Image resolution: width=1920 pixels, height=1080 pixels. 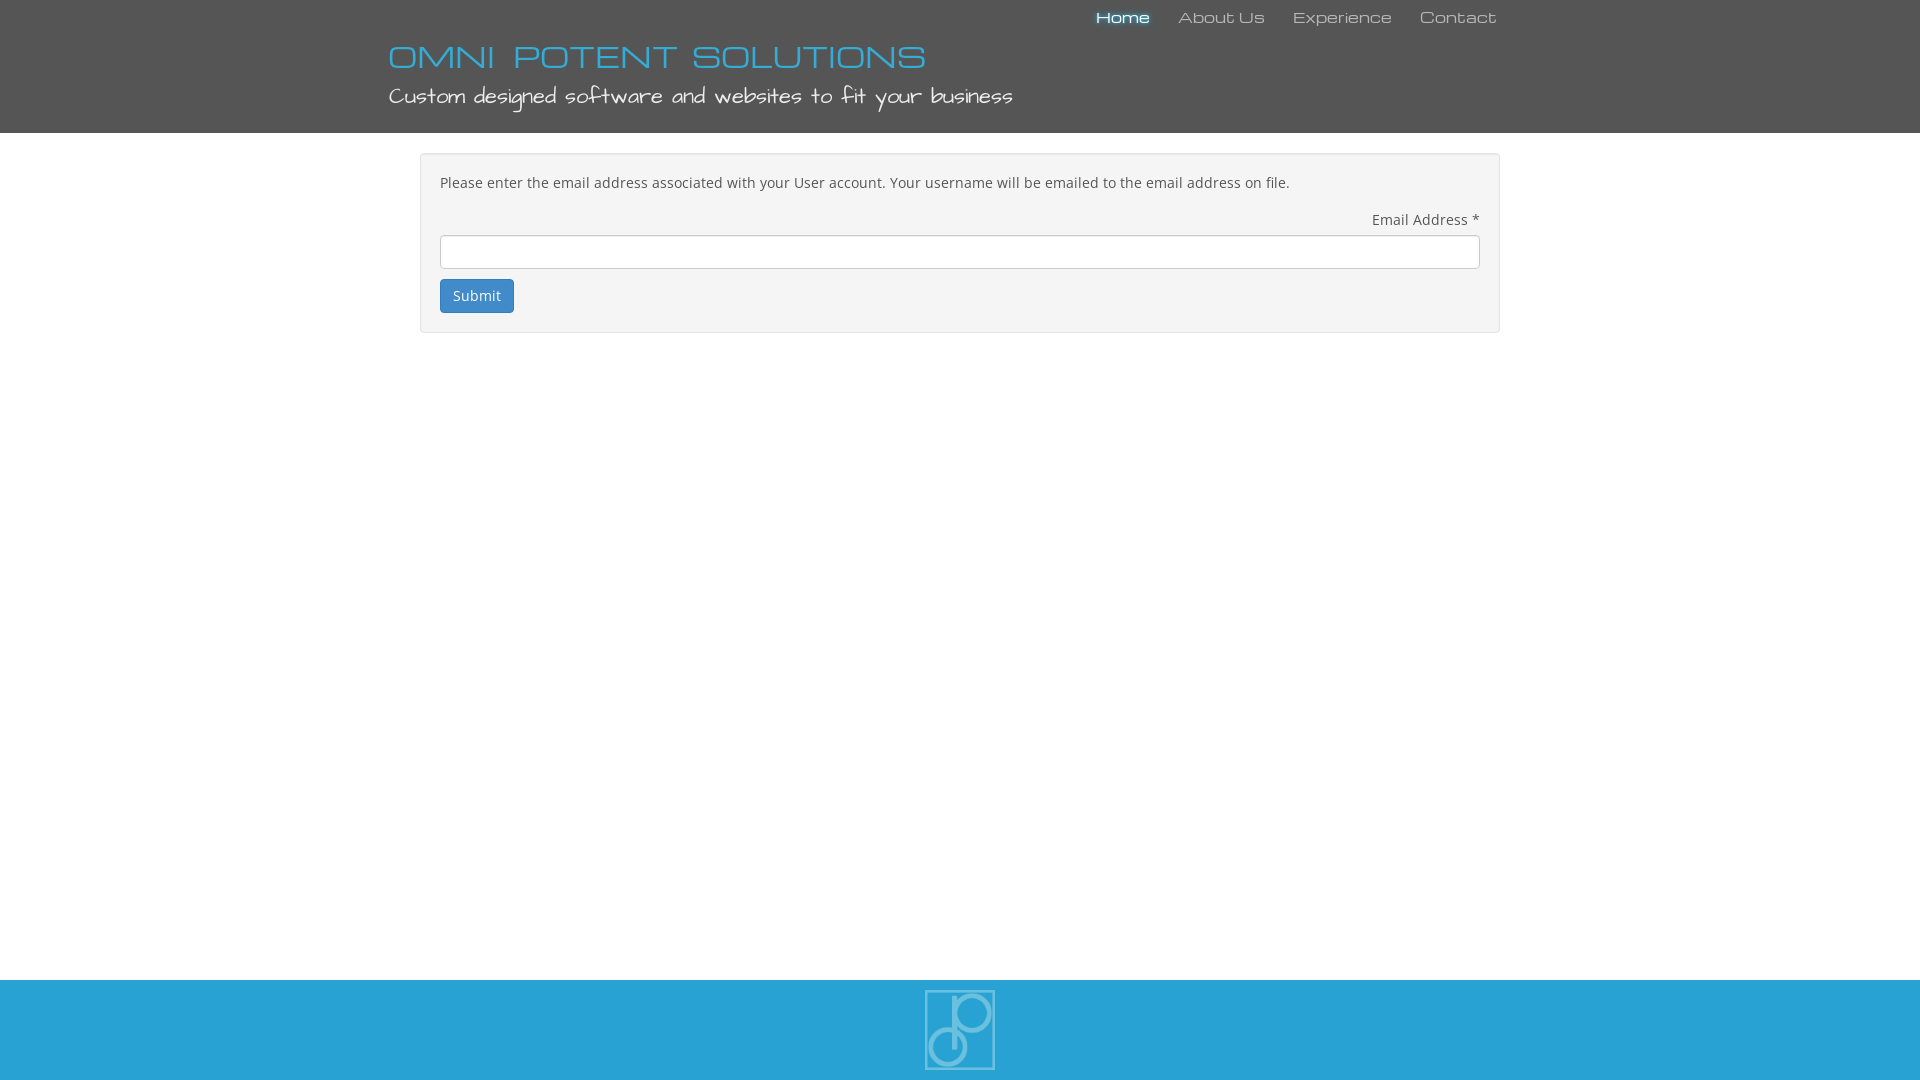 I want to click on 'Home', so click(x=1123, y=19).